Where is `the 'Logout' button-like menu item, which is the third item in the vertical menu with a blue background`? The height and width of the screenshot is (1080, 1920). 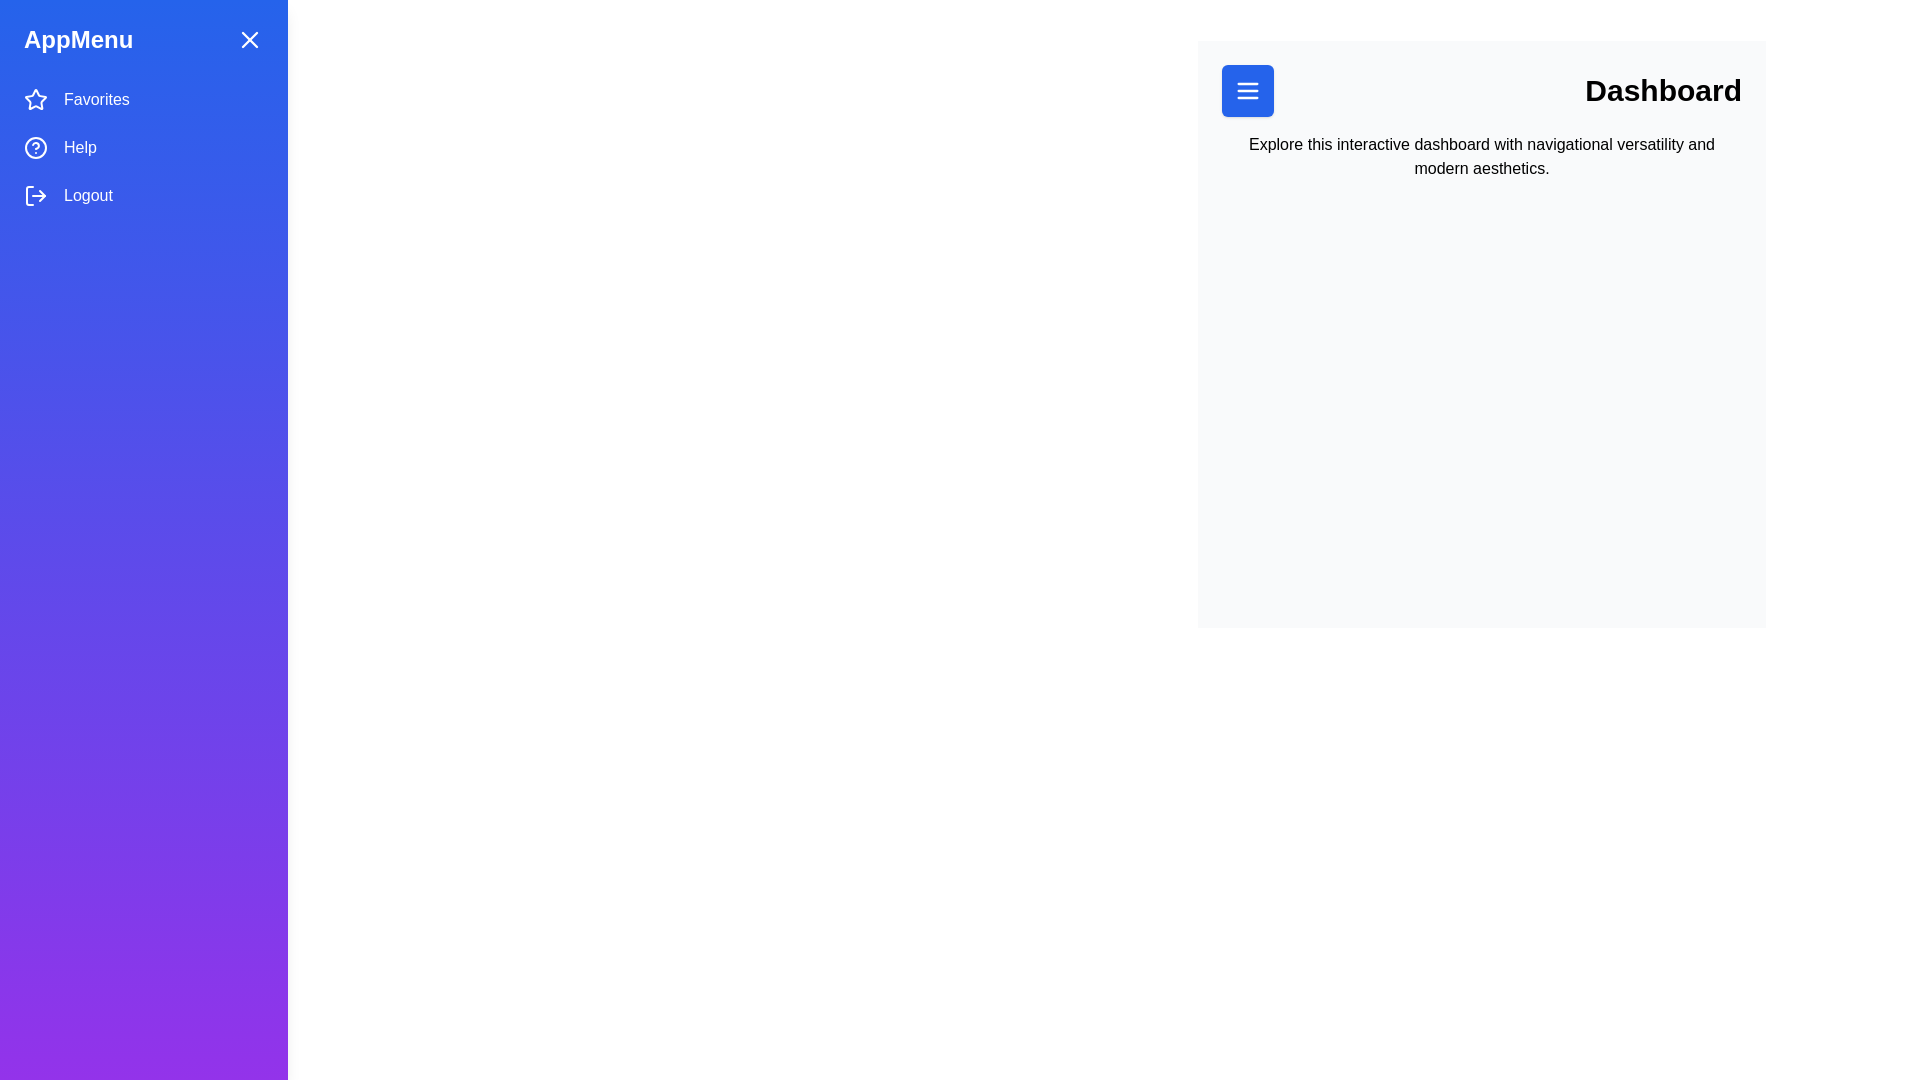 the 'Logout' button-like menu item, which is the third item in the vertical menu with a blue background is located at coordinates (143, 196).